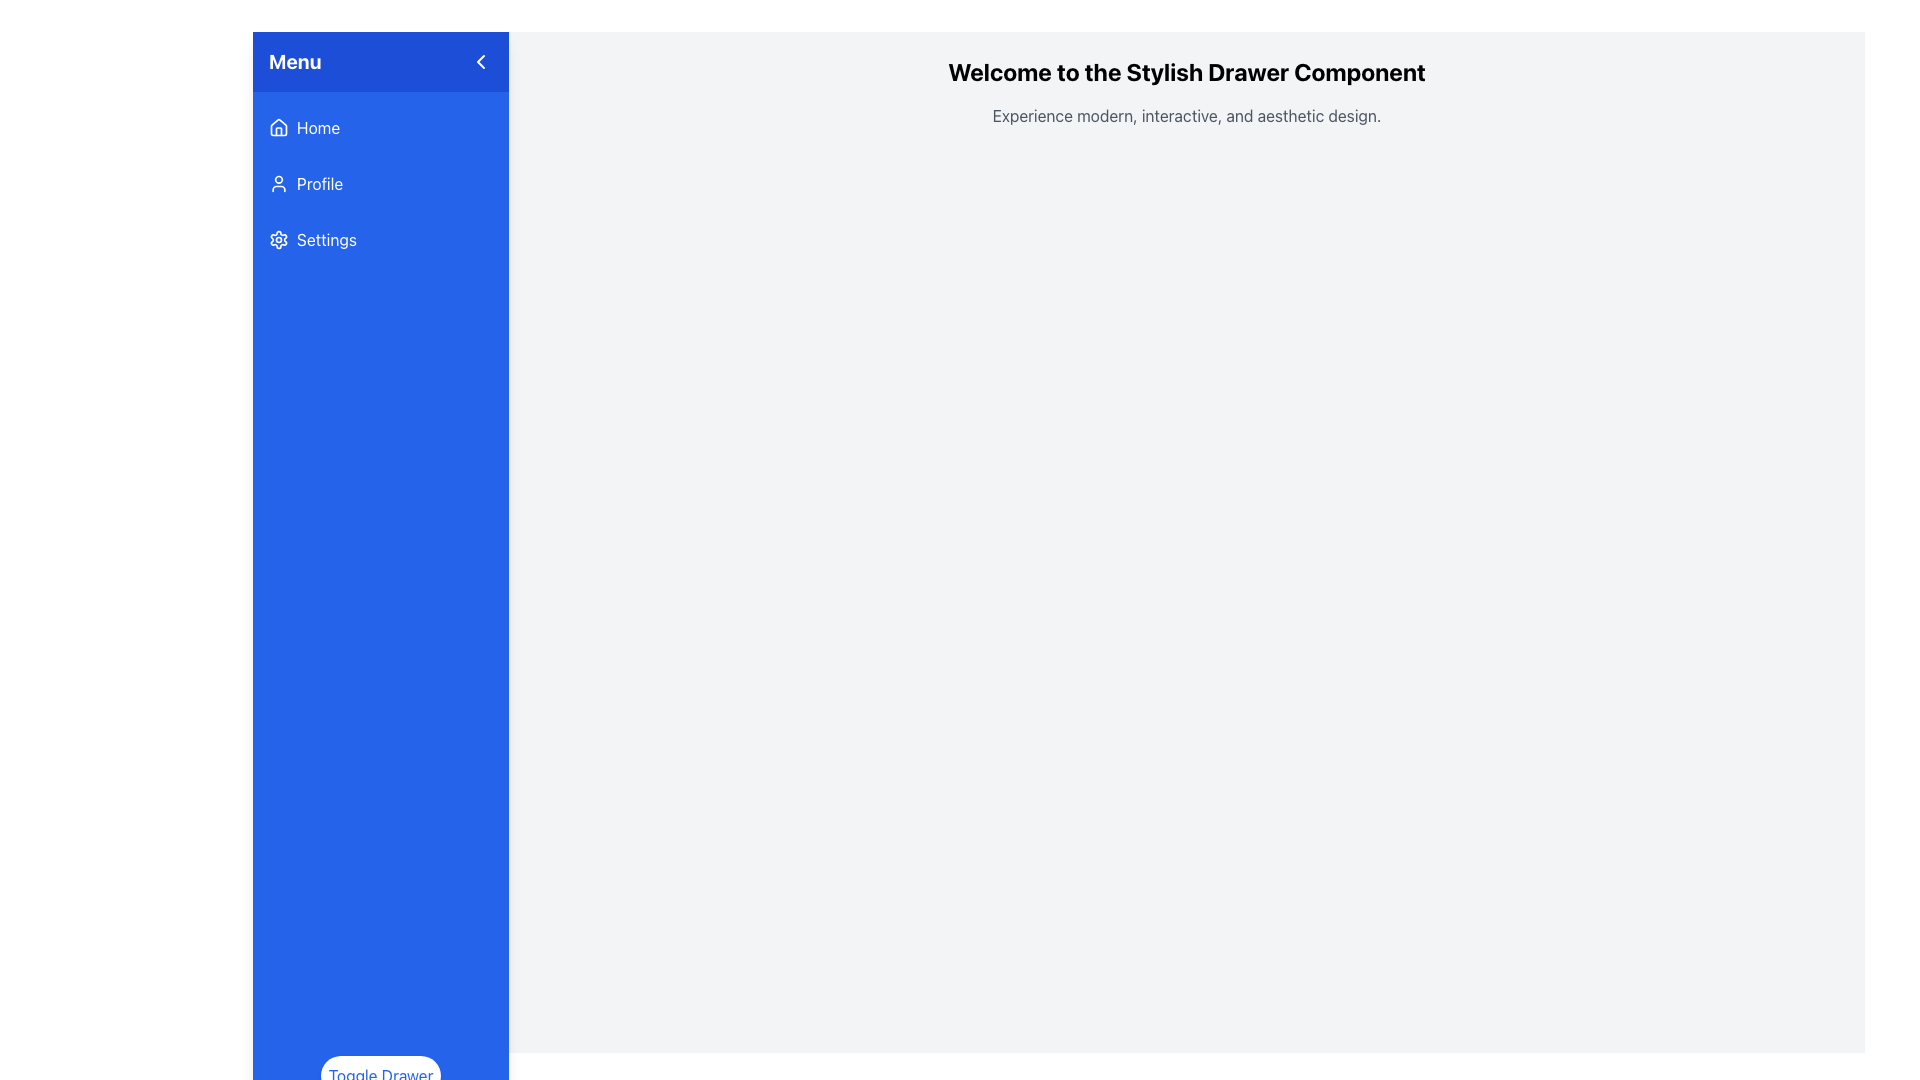 This screenshot has height=1080, width=1920. Describe the element at coordinates (277, 127) in the screenshot. I see `the 'Home' menu icon located in the sidebar, which visually represents the 'Home' menu item` at that location.